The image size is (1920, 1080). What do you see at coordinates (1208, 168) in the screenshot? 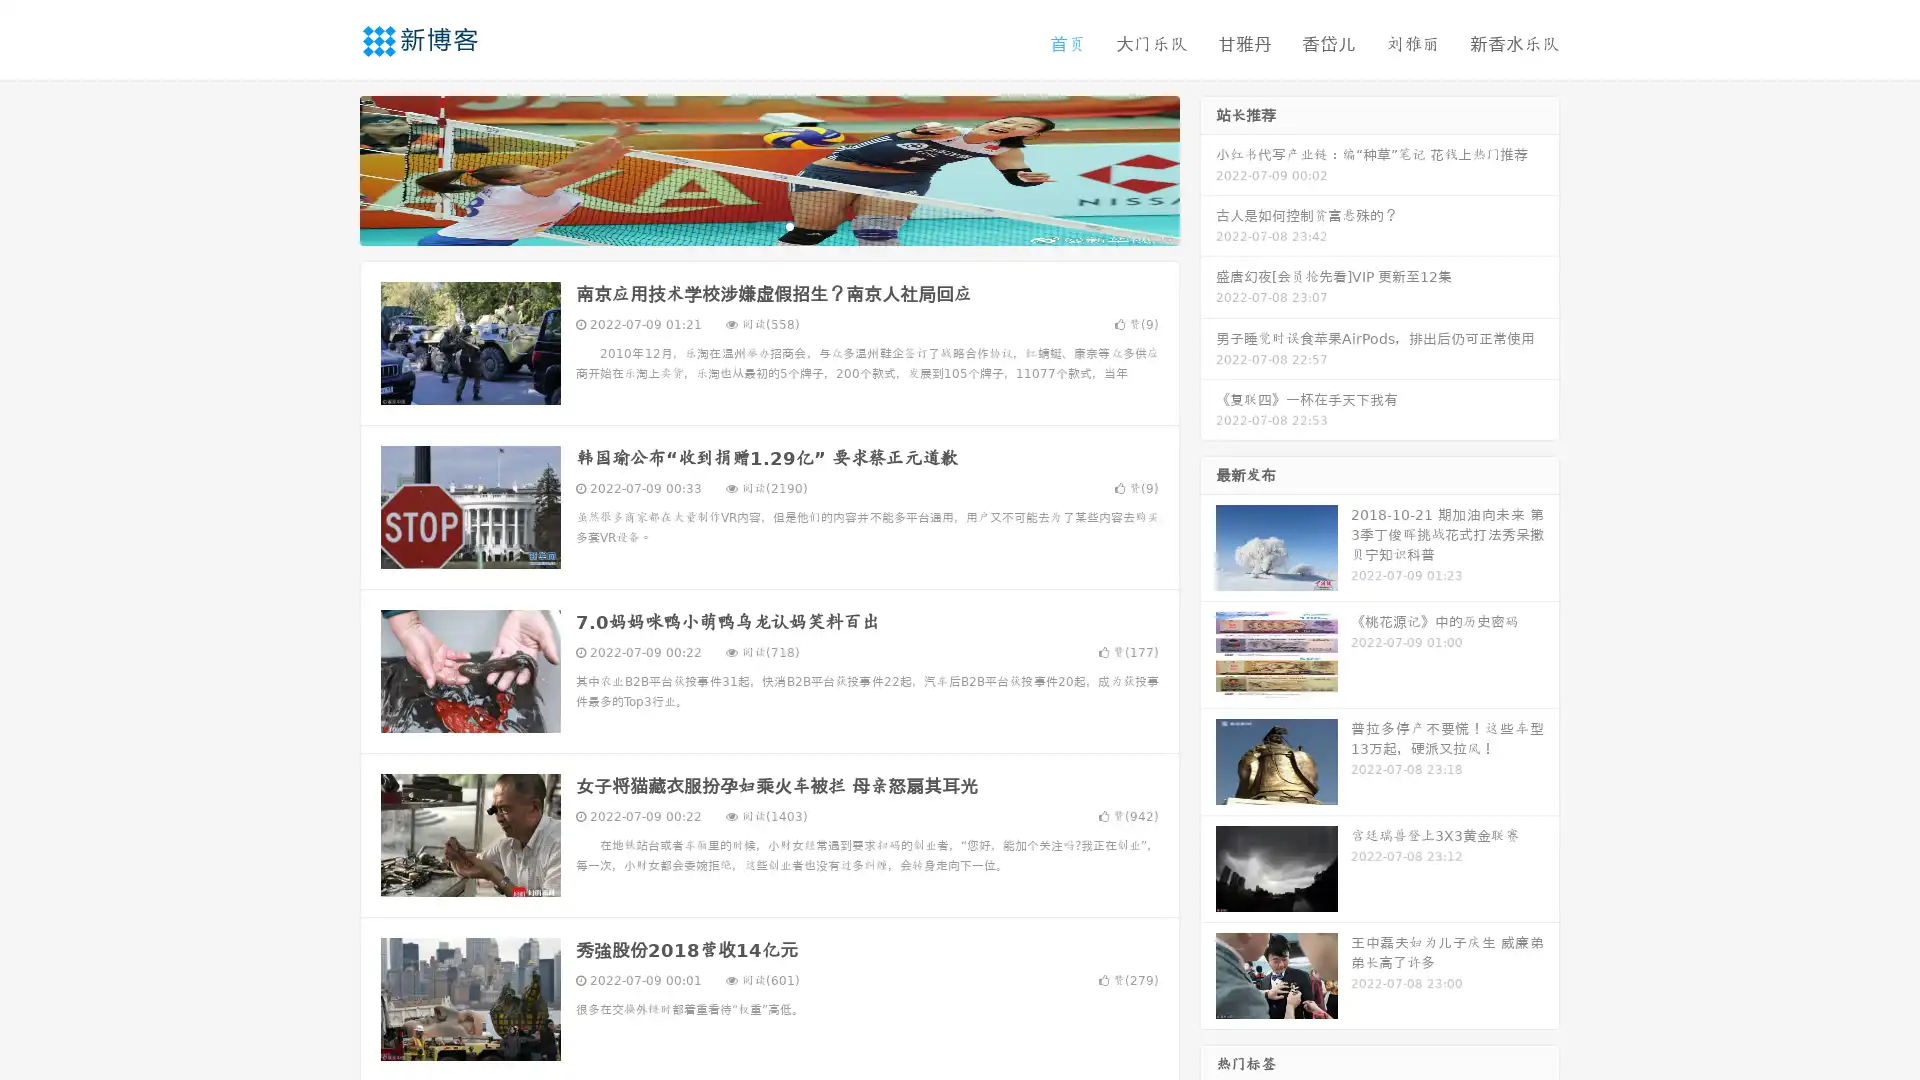
I see `Next slide` at bounding box center [1208, 168].